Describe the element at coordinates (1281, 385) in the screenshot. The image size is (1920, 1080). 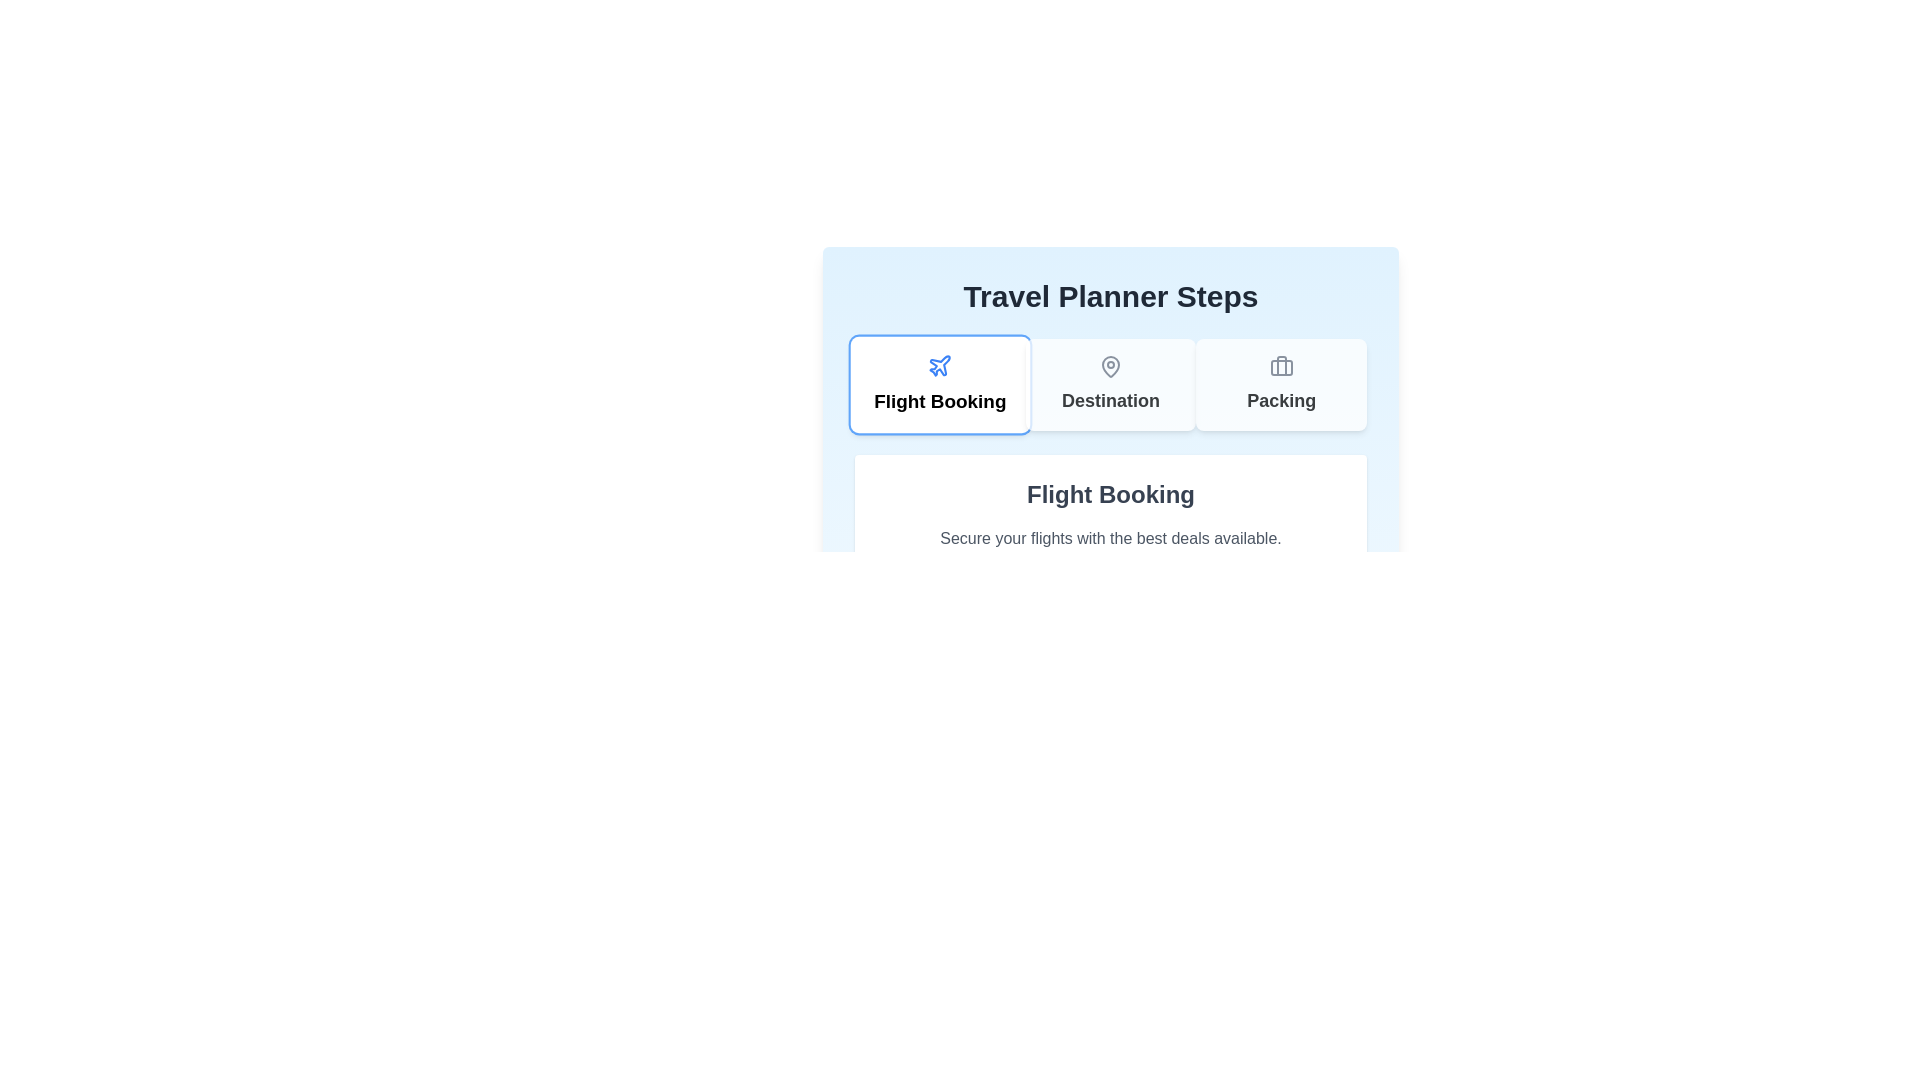
I see `the 'Packing' step card in the 'Travel Planner Steps' section, which is the third component on the far right` at that location.